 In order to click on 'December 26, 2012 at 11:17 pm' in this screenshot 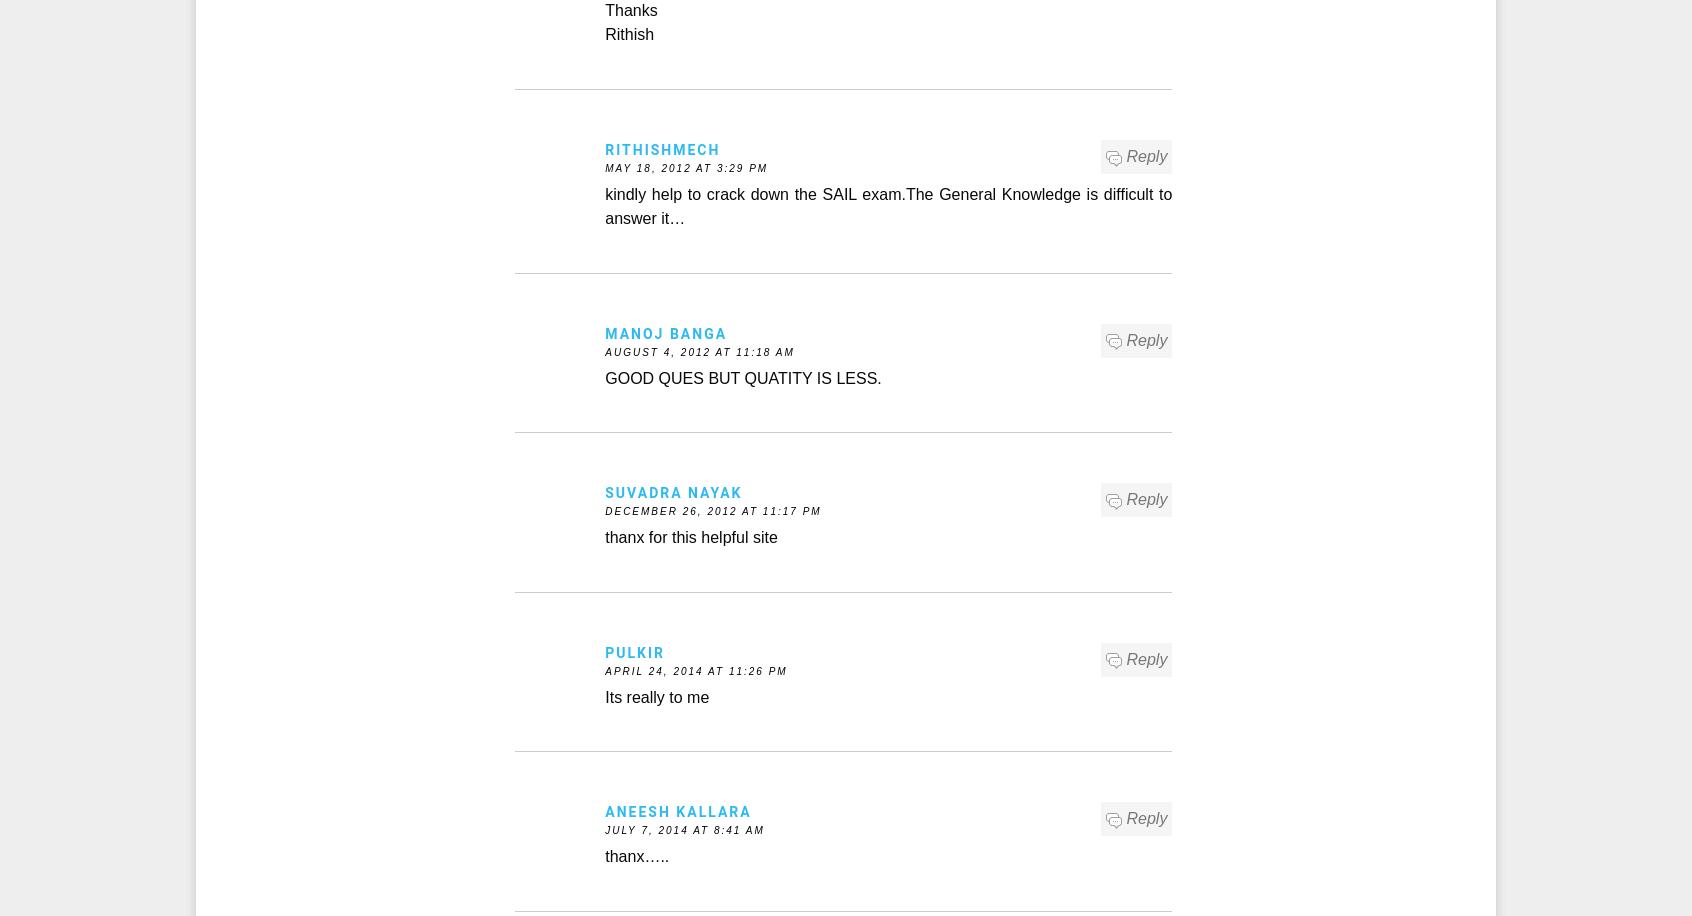, I will do `click(712, 511)`.